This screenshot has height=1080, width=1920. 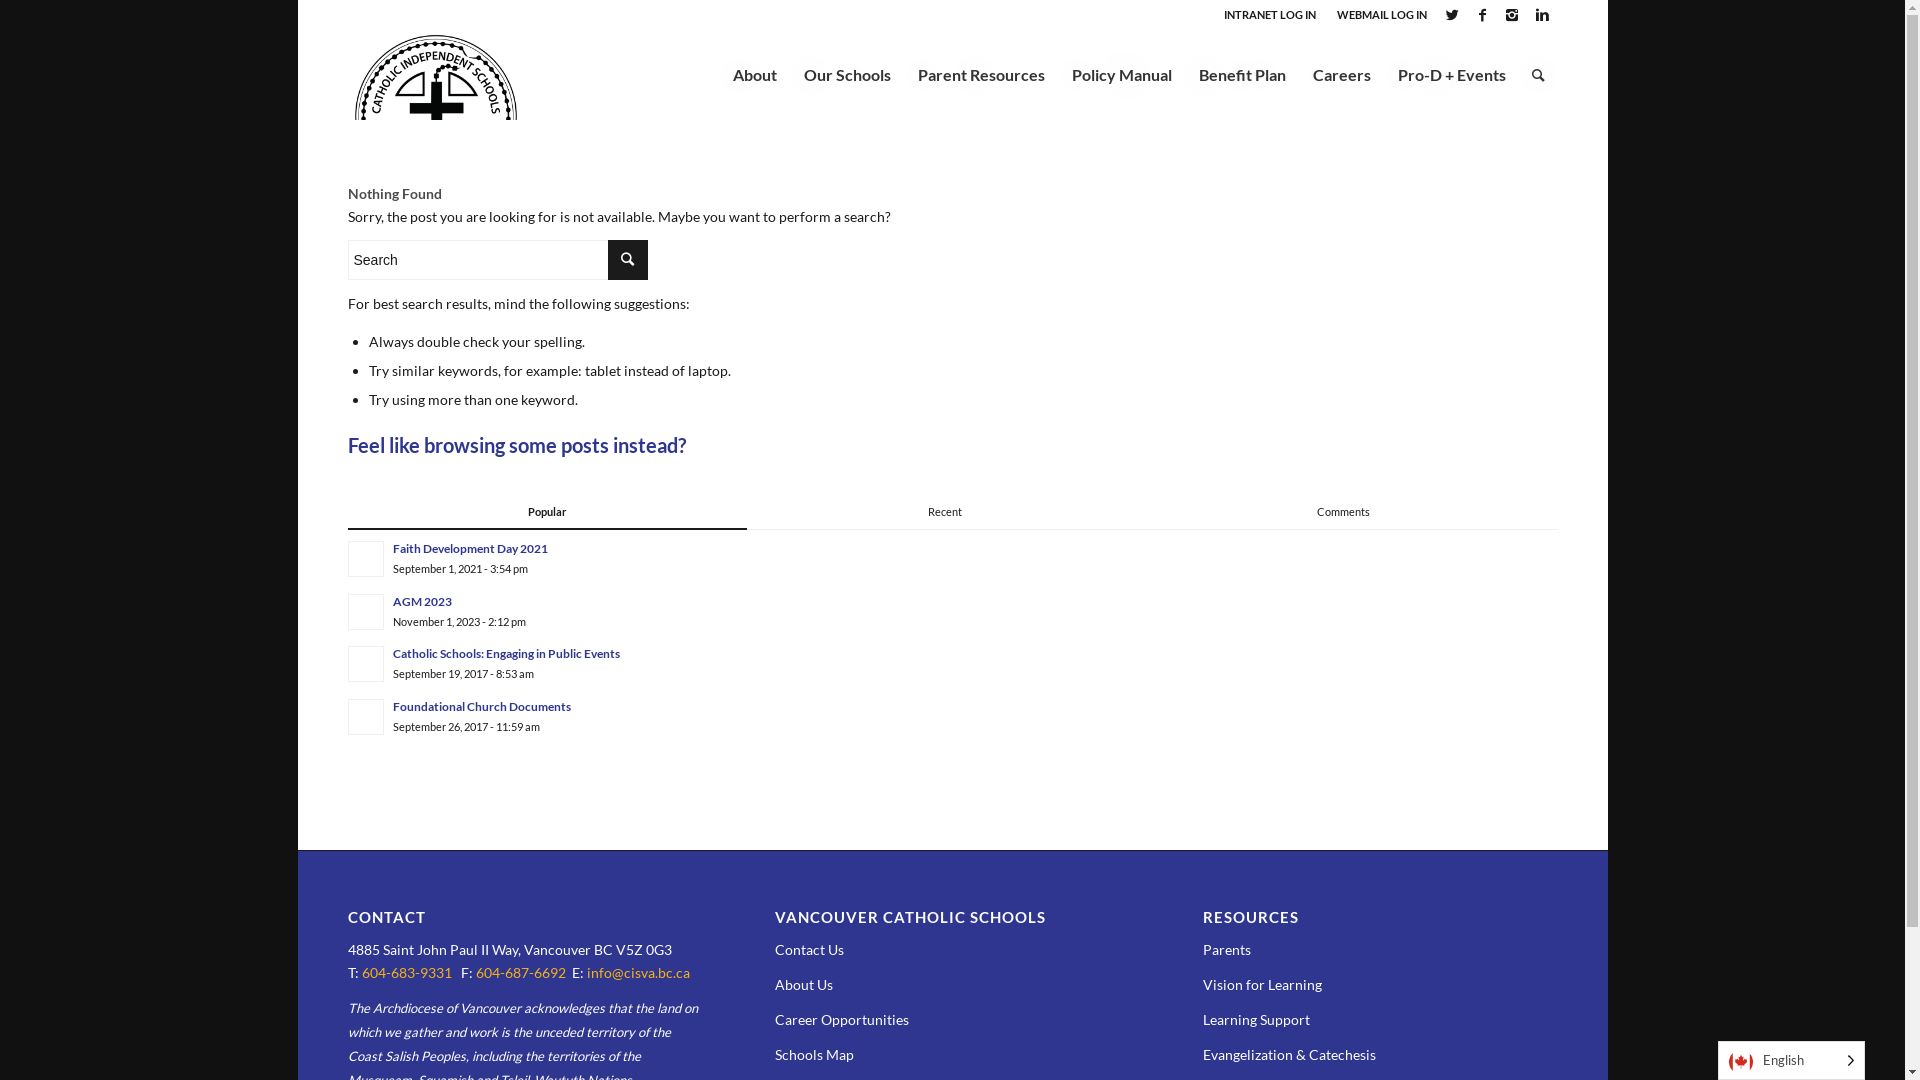 I want to click on 'About', so click(x=753, y=73).